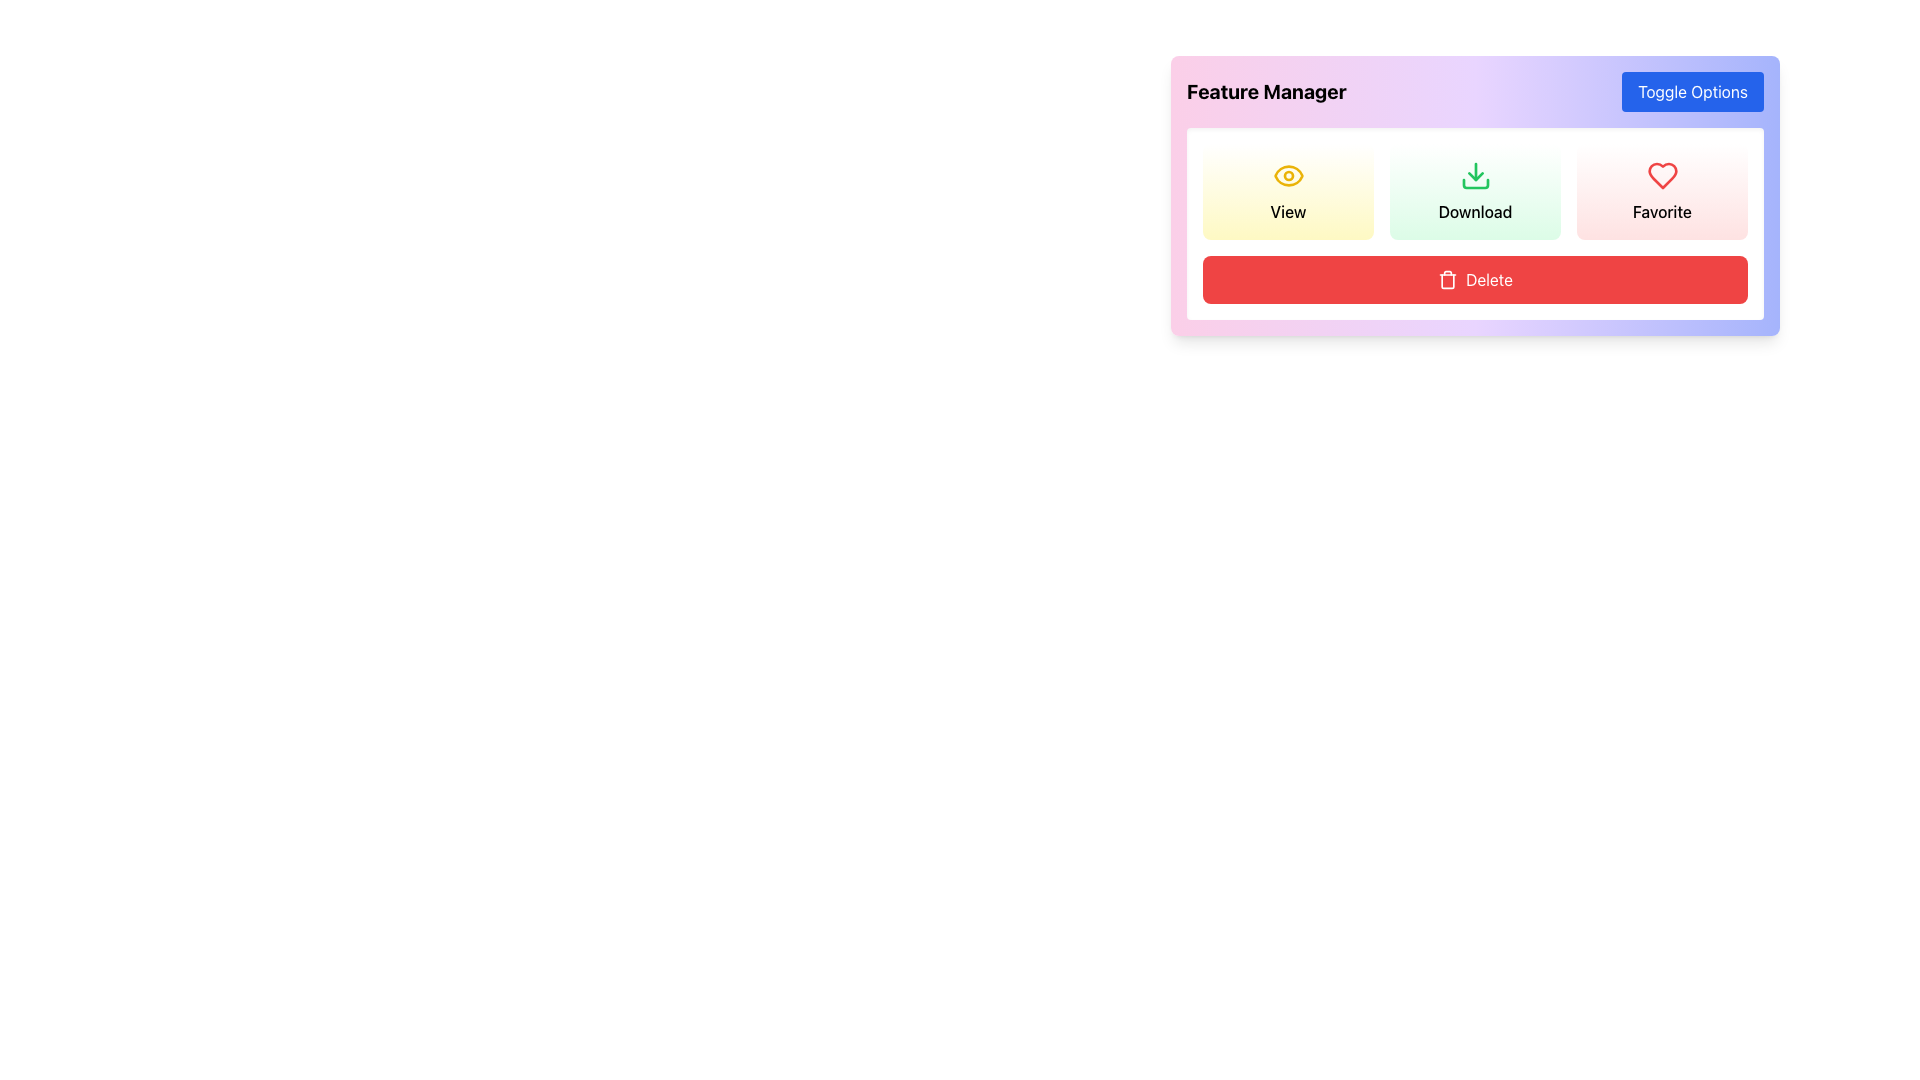 The image size is (1920, 1080). Describe the element at coordinates (1288, 175) in the screenshot. I see `the yellow eye-shaped icon in the 'View' section of the 'Feature Manager' interface` at that location.